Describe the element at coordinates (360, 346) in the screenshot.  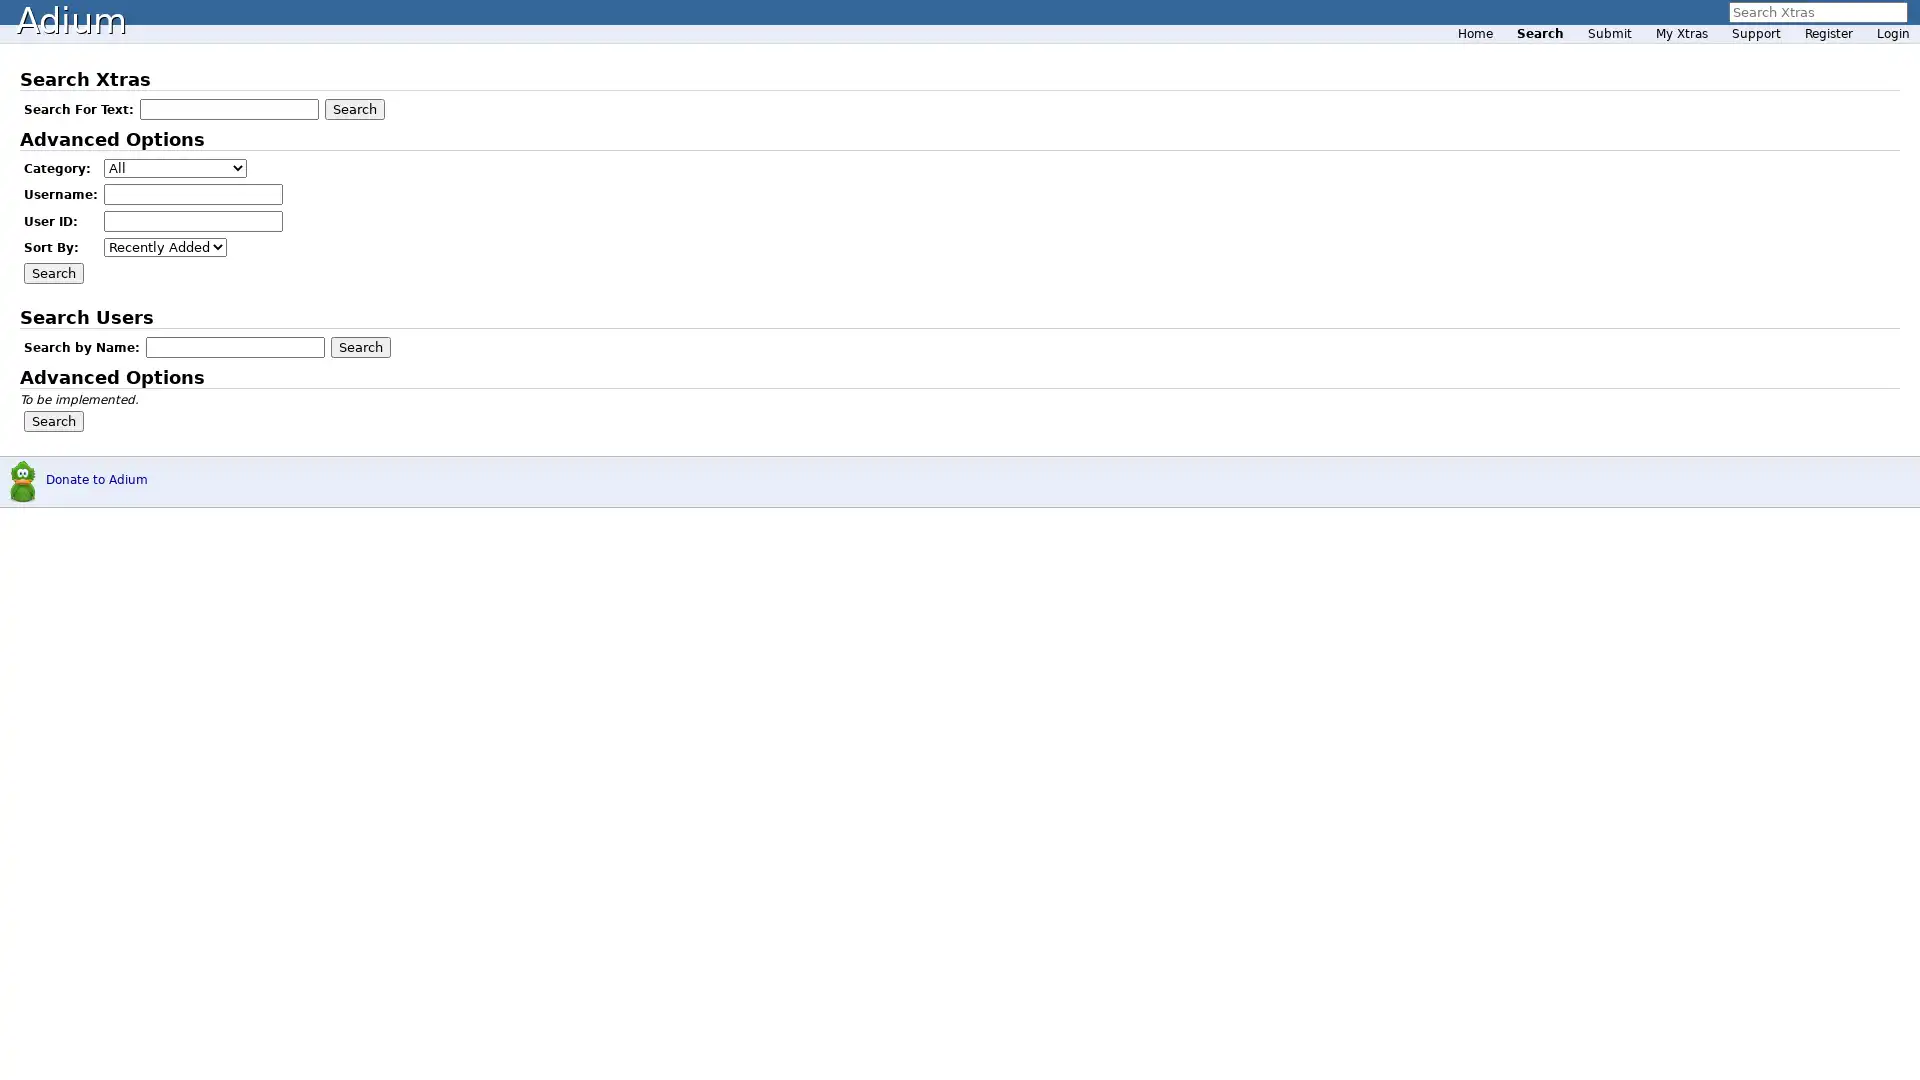
I see `Search` at that location.